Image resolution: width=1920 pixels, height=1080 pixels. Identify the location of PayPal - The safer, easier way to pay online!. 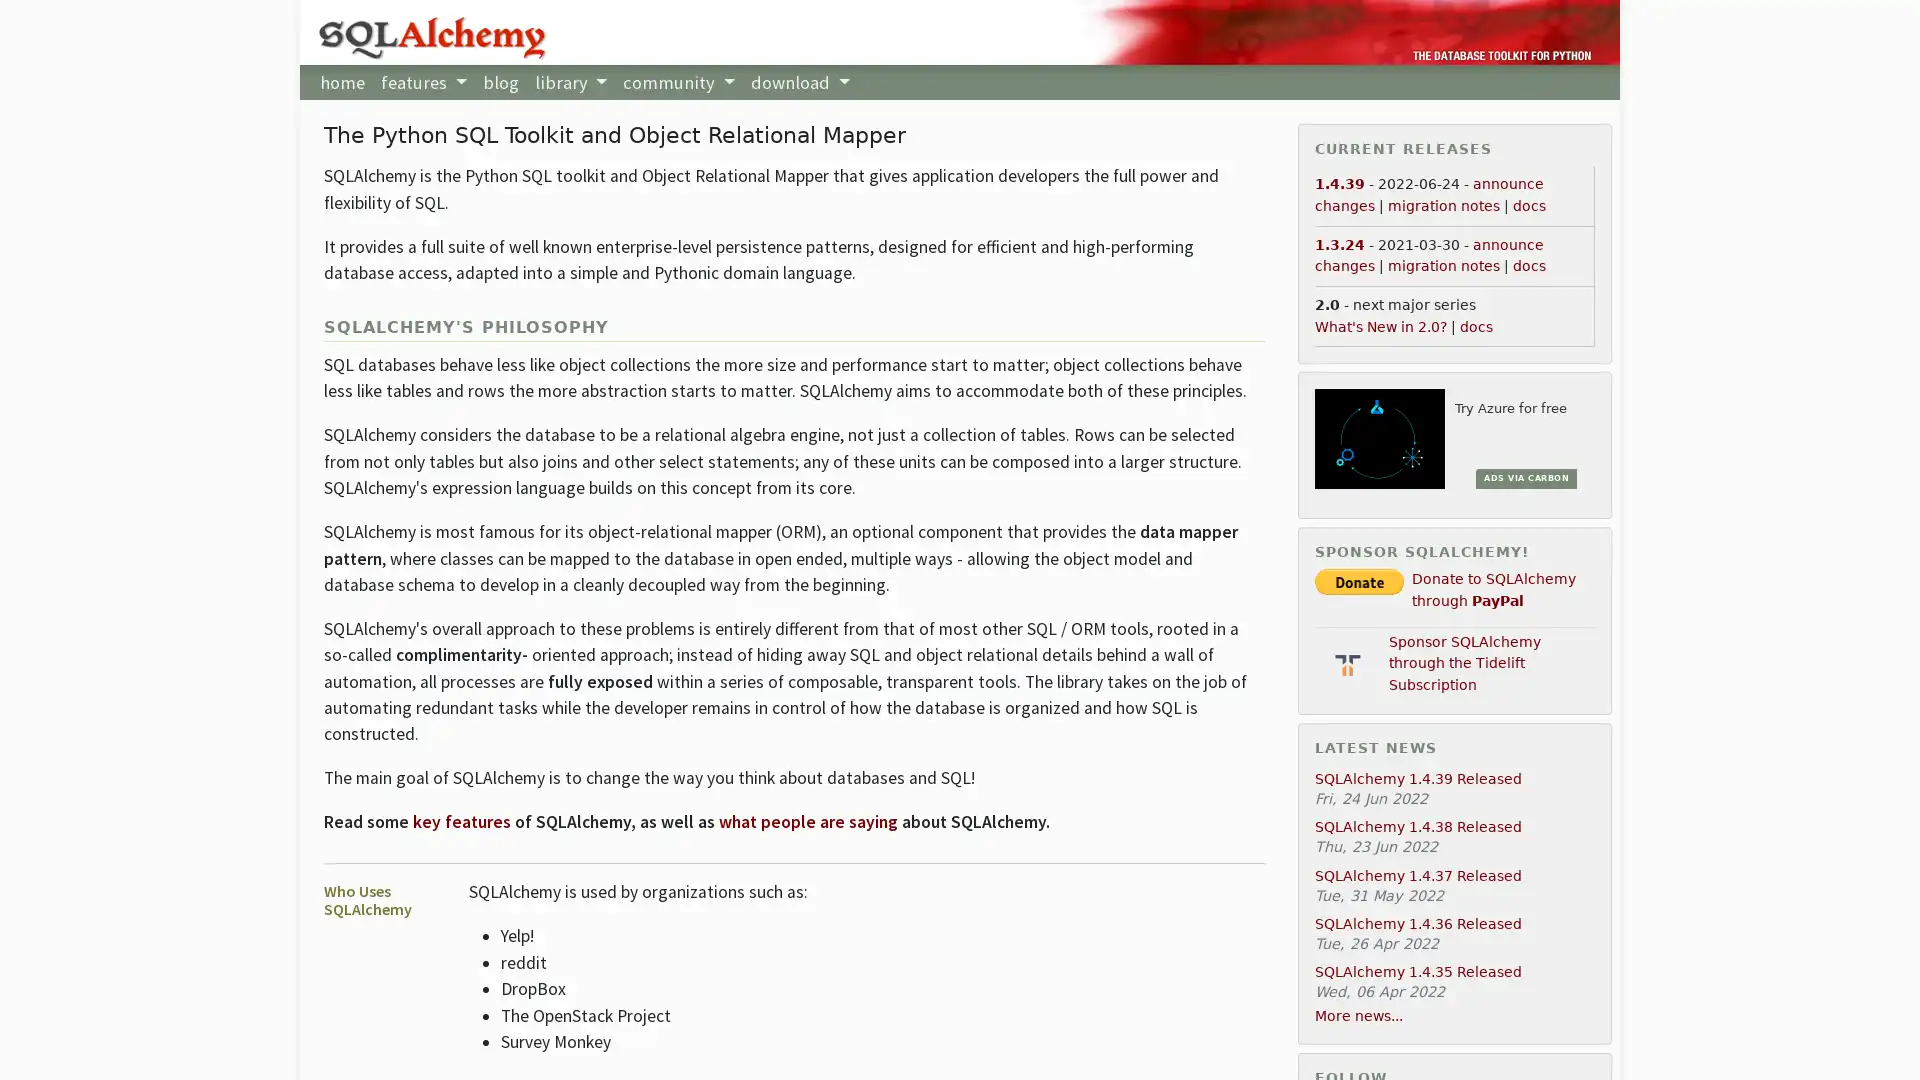
(1359, 581).